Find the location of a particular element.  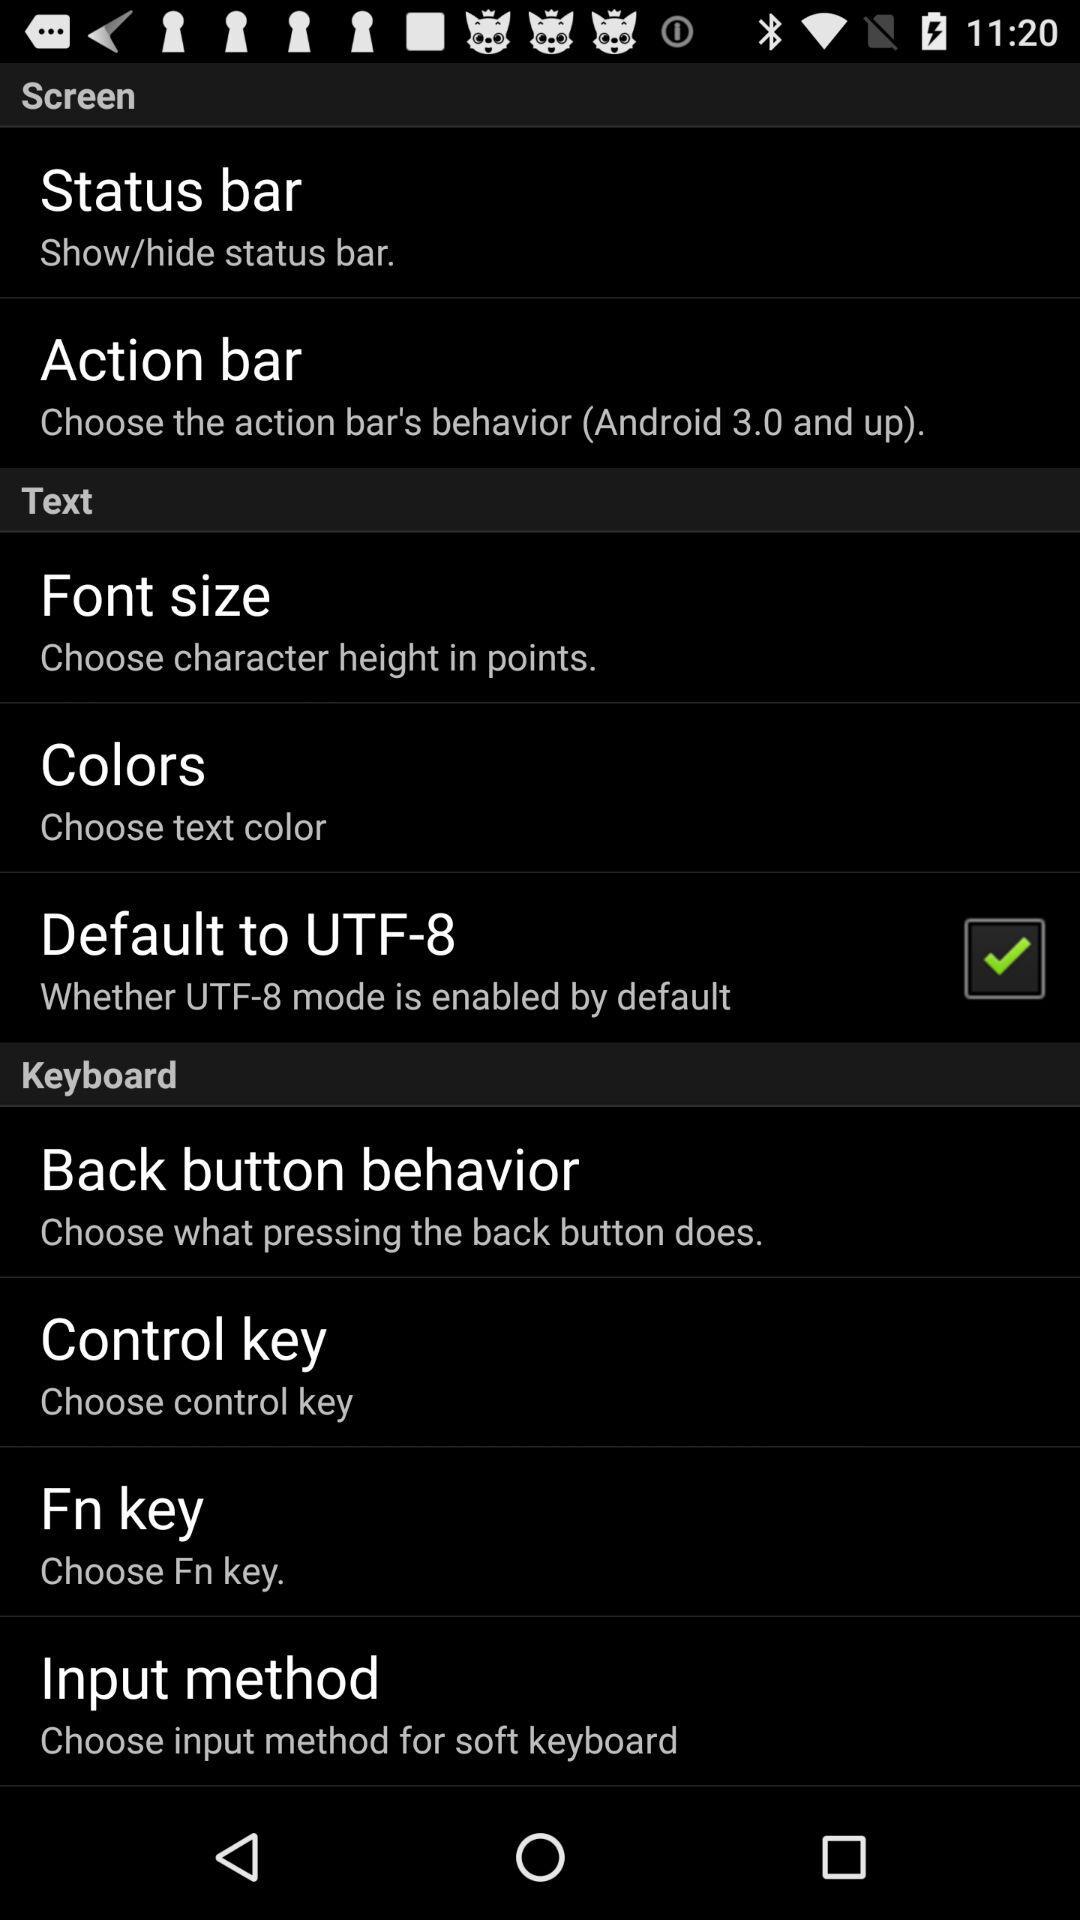

the item on the right is located at coordinates (1003, 955).